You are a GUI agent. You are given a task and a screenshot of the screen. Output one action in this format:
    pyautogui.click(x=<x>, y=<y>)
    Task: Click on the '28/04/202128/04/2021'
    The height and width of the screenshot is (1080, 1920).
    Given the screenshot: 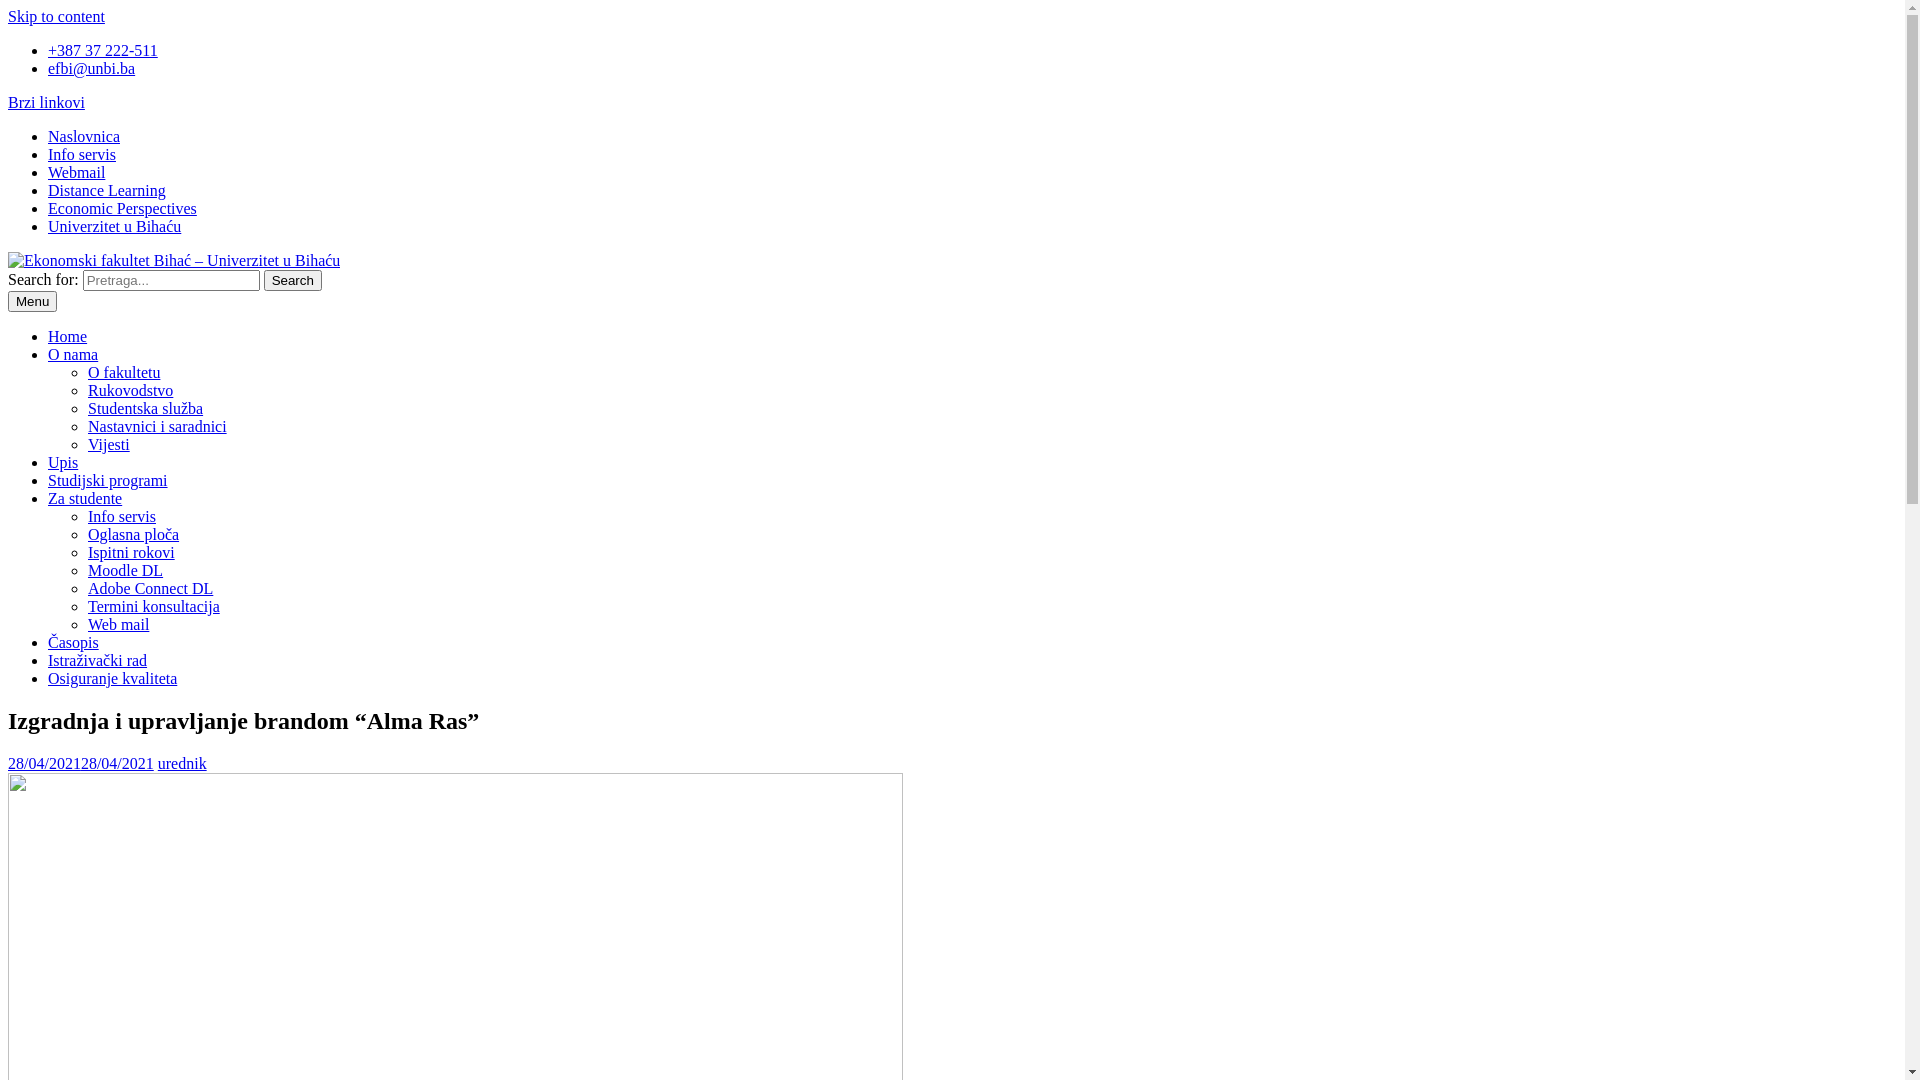 What is the action you would take?
    pyautogui.click(x=8, y=763)
    